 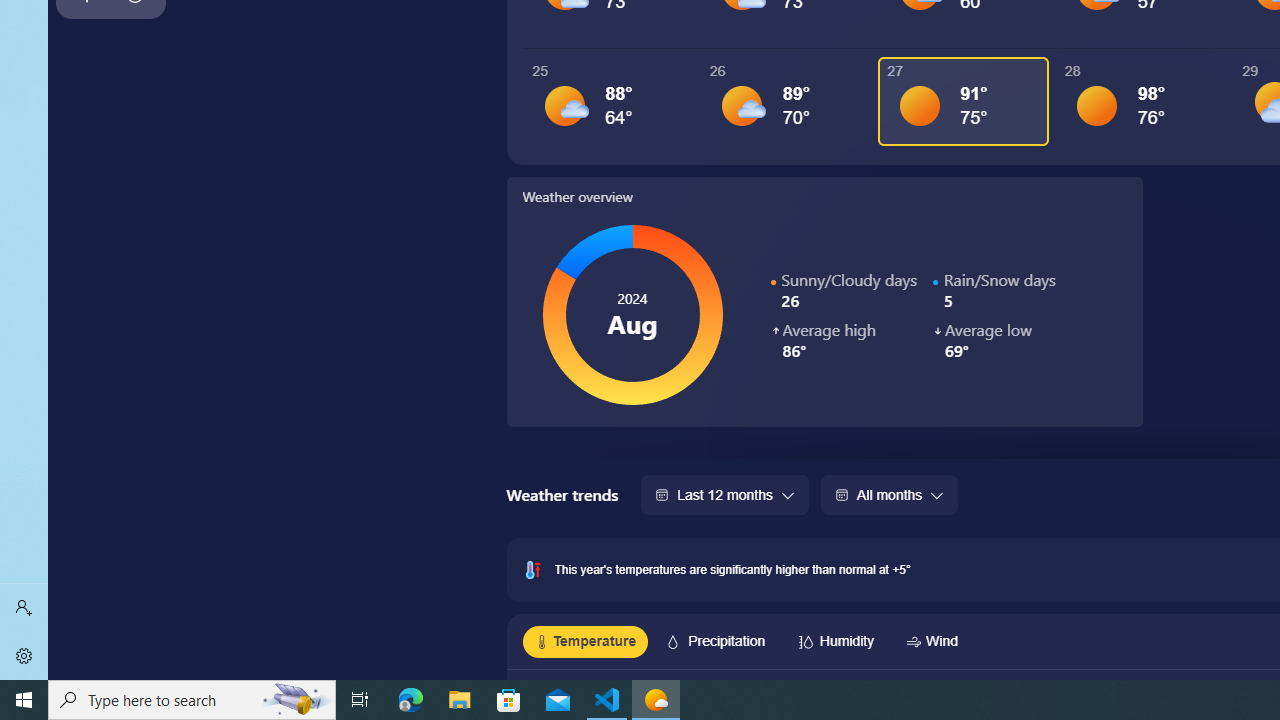 I want to click on 'Microsoft Edge', so click(x=410, y=698).